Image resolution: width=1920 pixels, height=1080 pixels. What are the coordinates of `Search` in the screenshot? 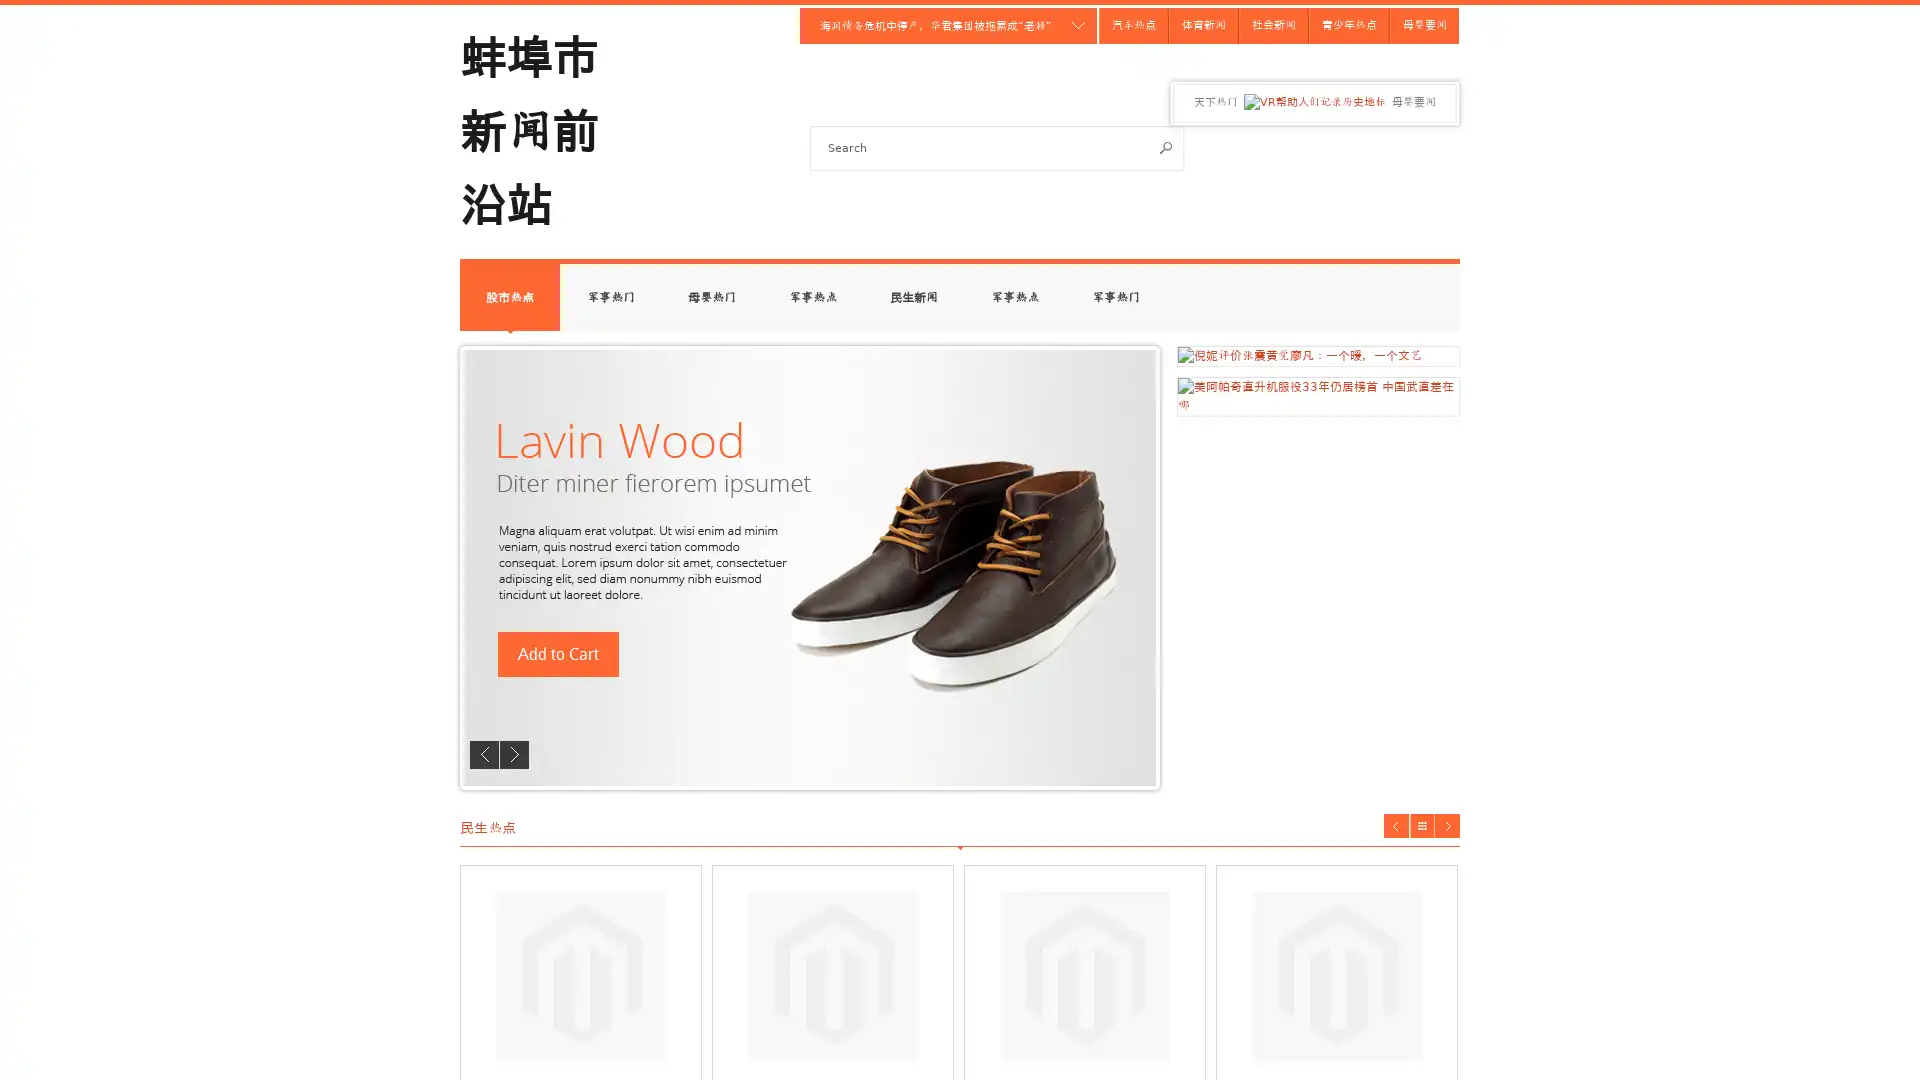 It's located at (1166, 146).